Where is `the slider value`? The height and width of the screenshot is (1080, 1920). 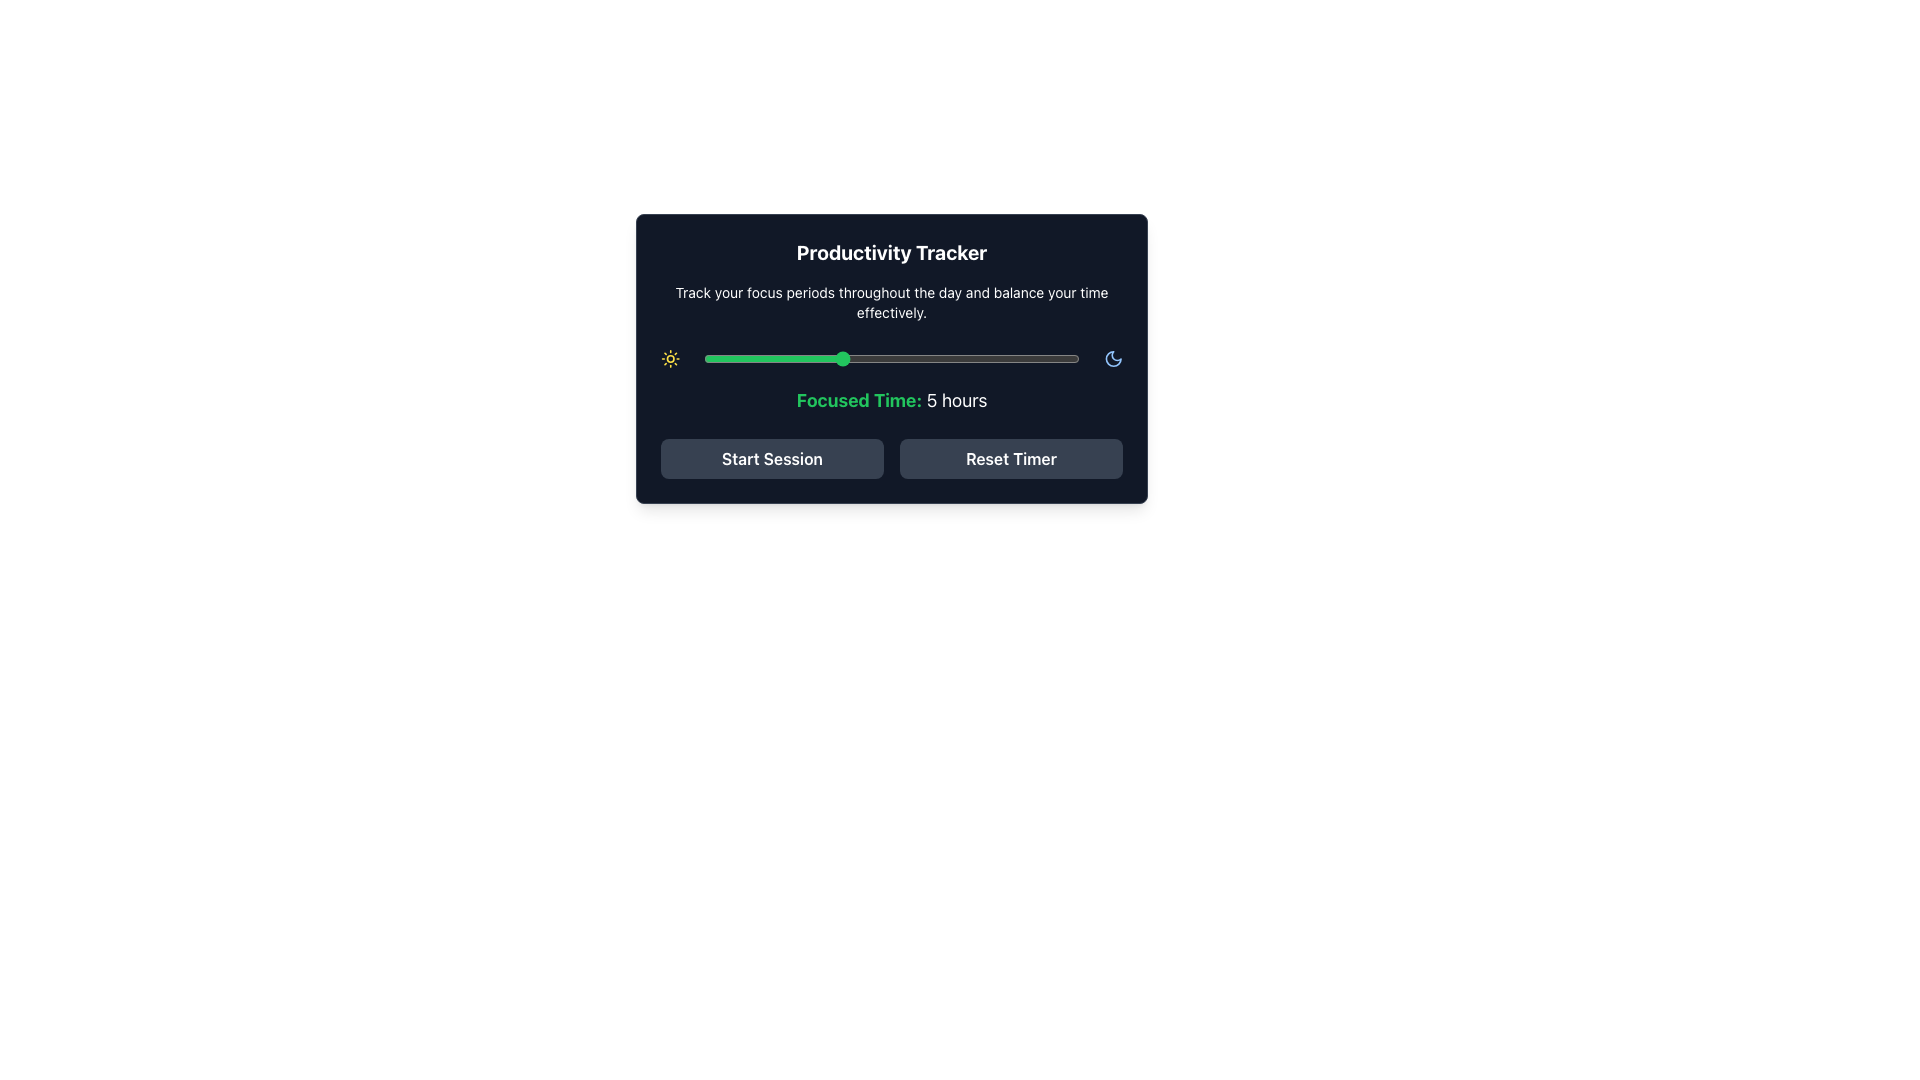 the slider value is located at coordinates (874, 357).